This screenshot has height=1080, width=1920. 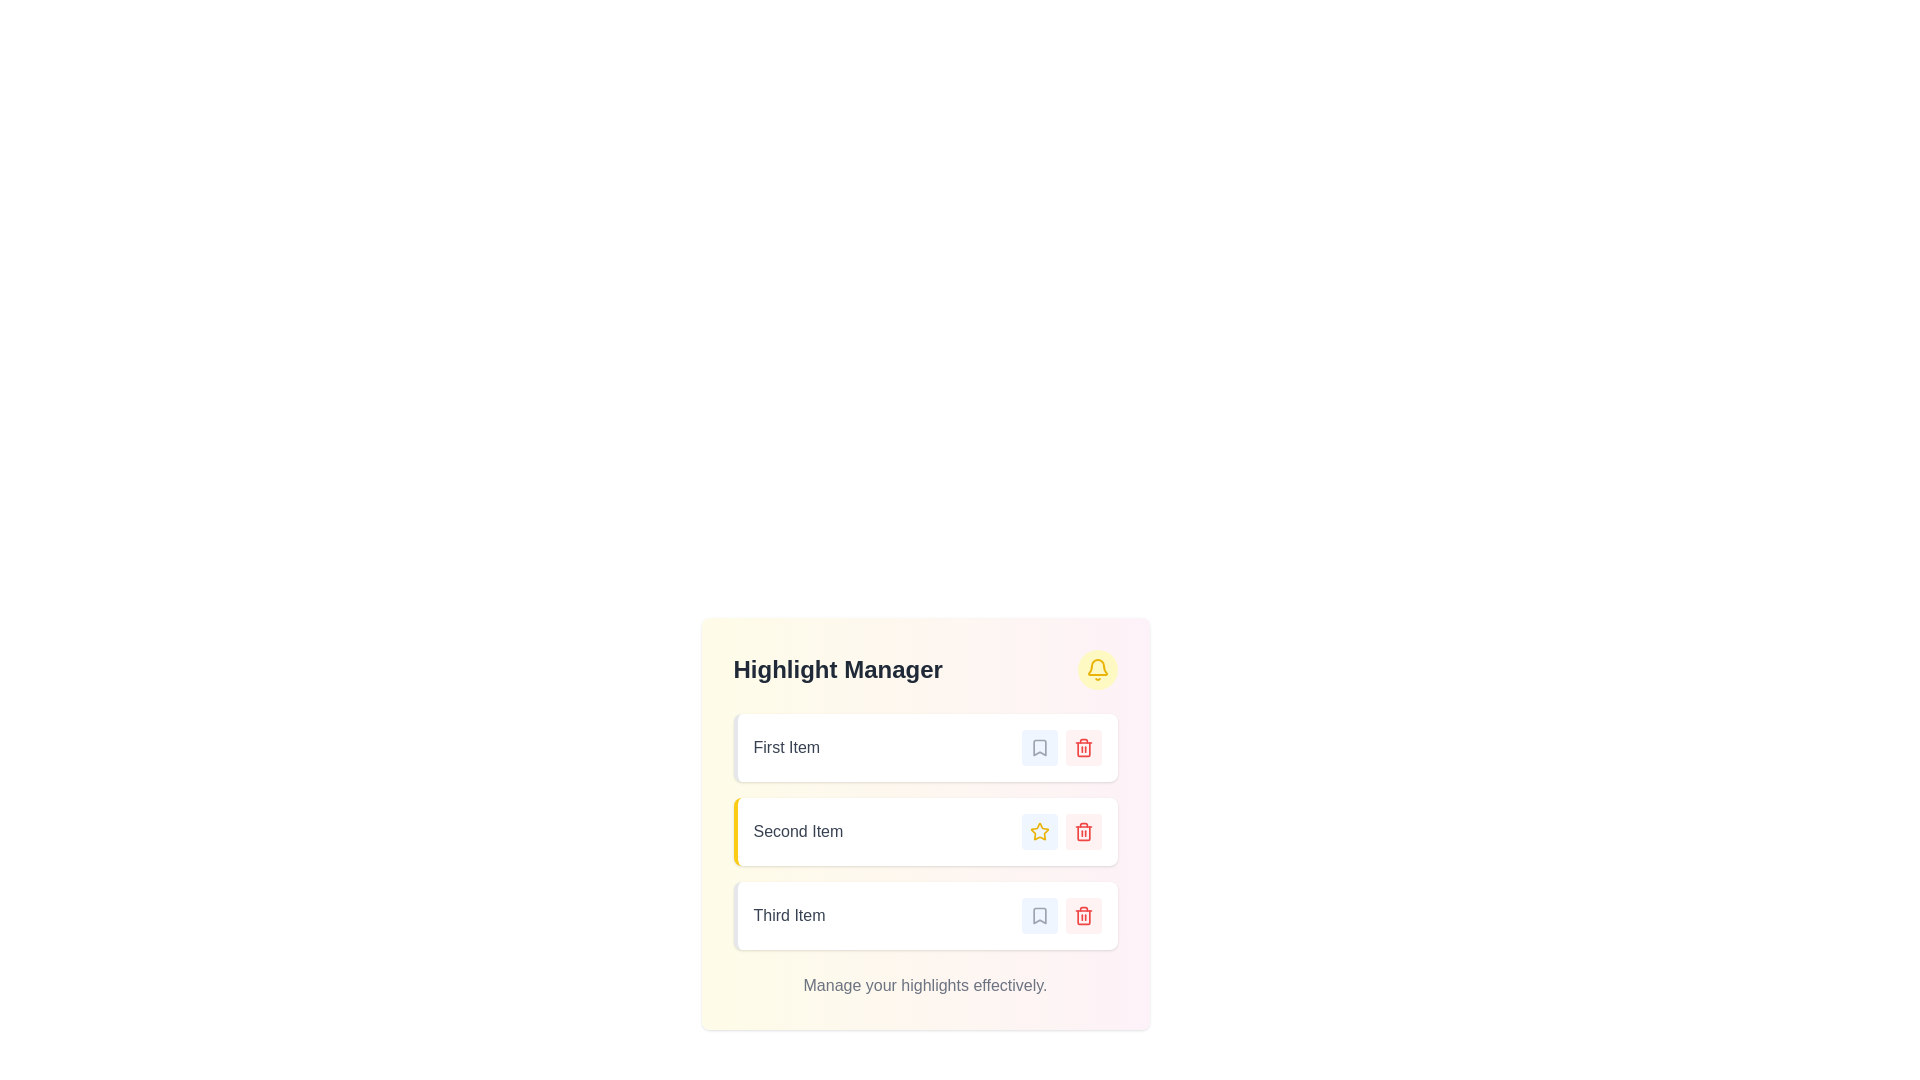 I want to click on the delete icon button located in the third row of the 'Highlight Manager' section, adjacent to the 'Third Item' text label and a bookmark icon, so click(x=1082, y=915).